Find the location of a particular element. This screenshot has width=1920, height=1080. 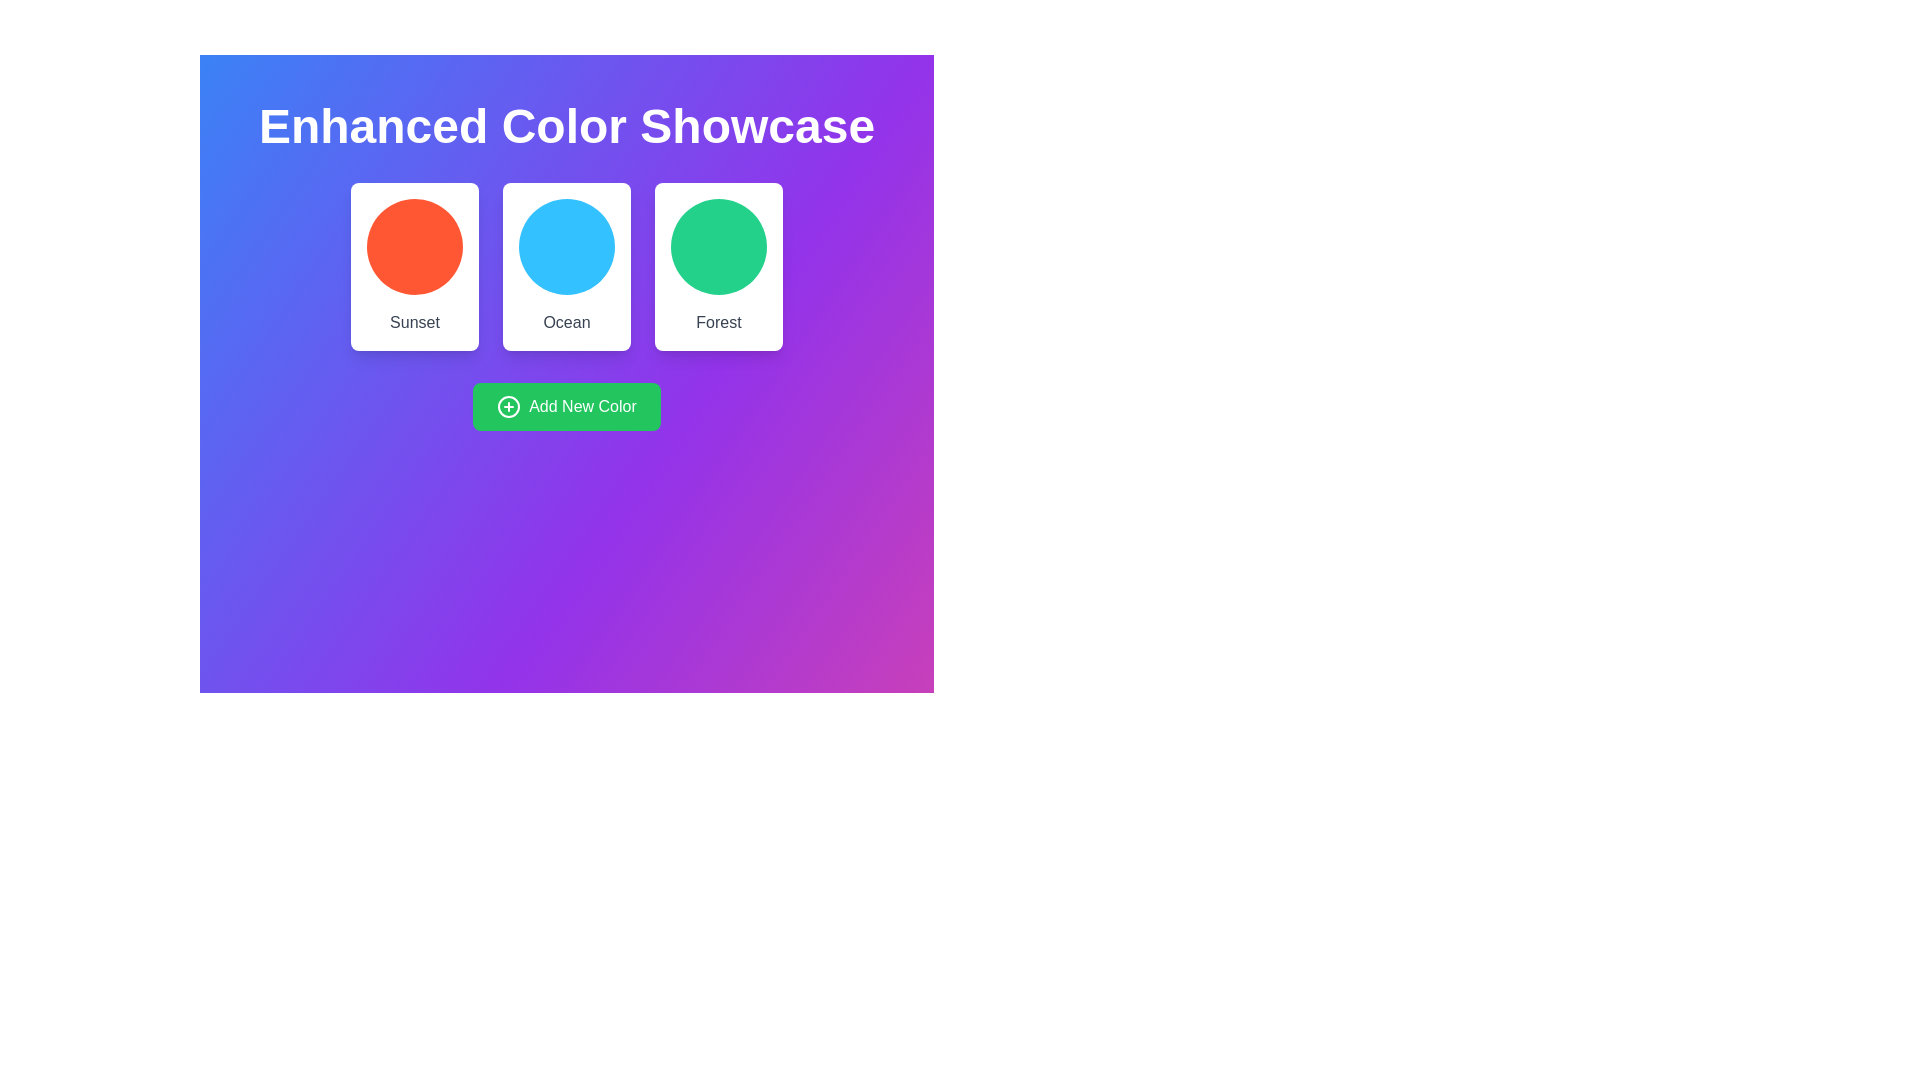

the third card from the left in the grid that represents 'Forest' is located at coordinates (719, 265).